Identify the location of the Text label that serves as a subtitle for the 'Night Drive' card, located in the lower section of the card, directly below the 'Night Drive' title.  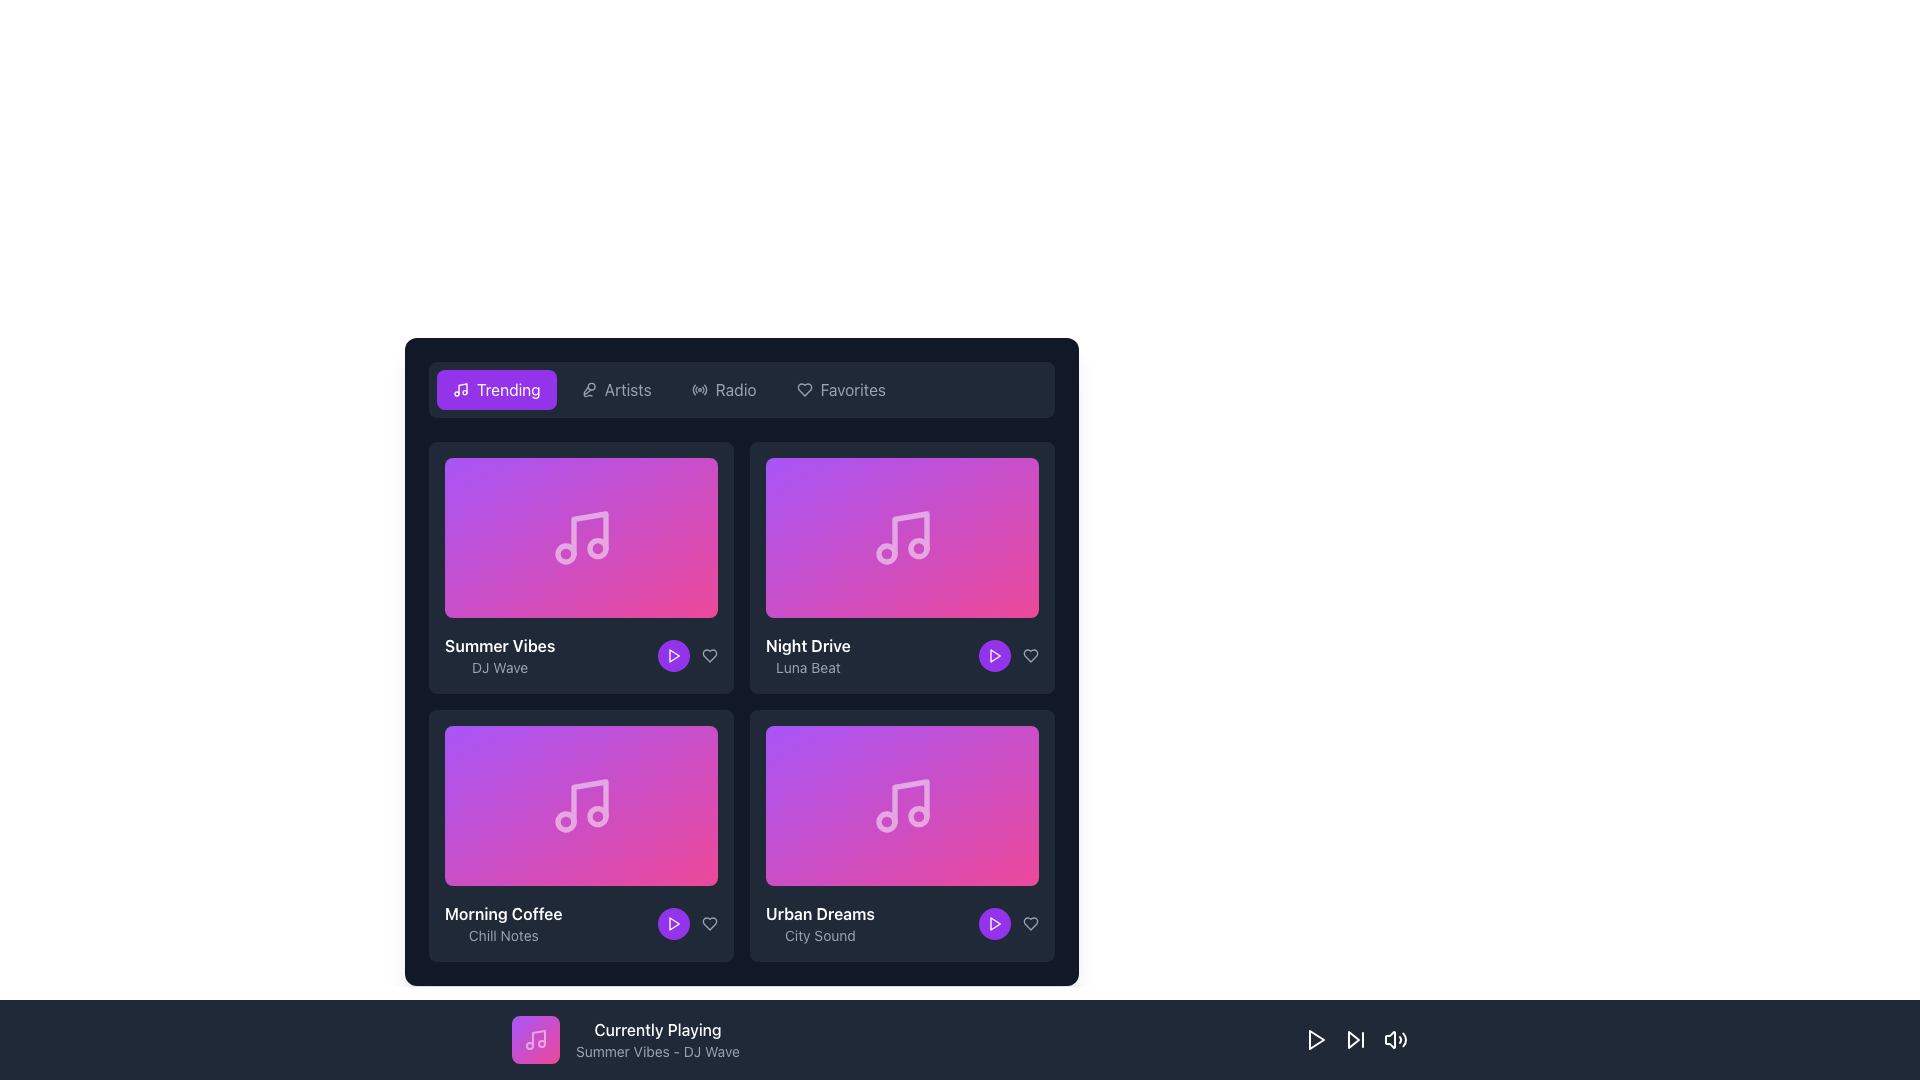
(808, 667).